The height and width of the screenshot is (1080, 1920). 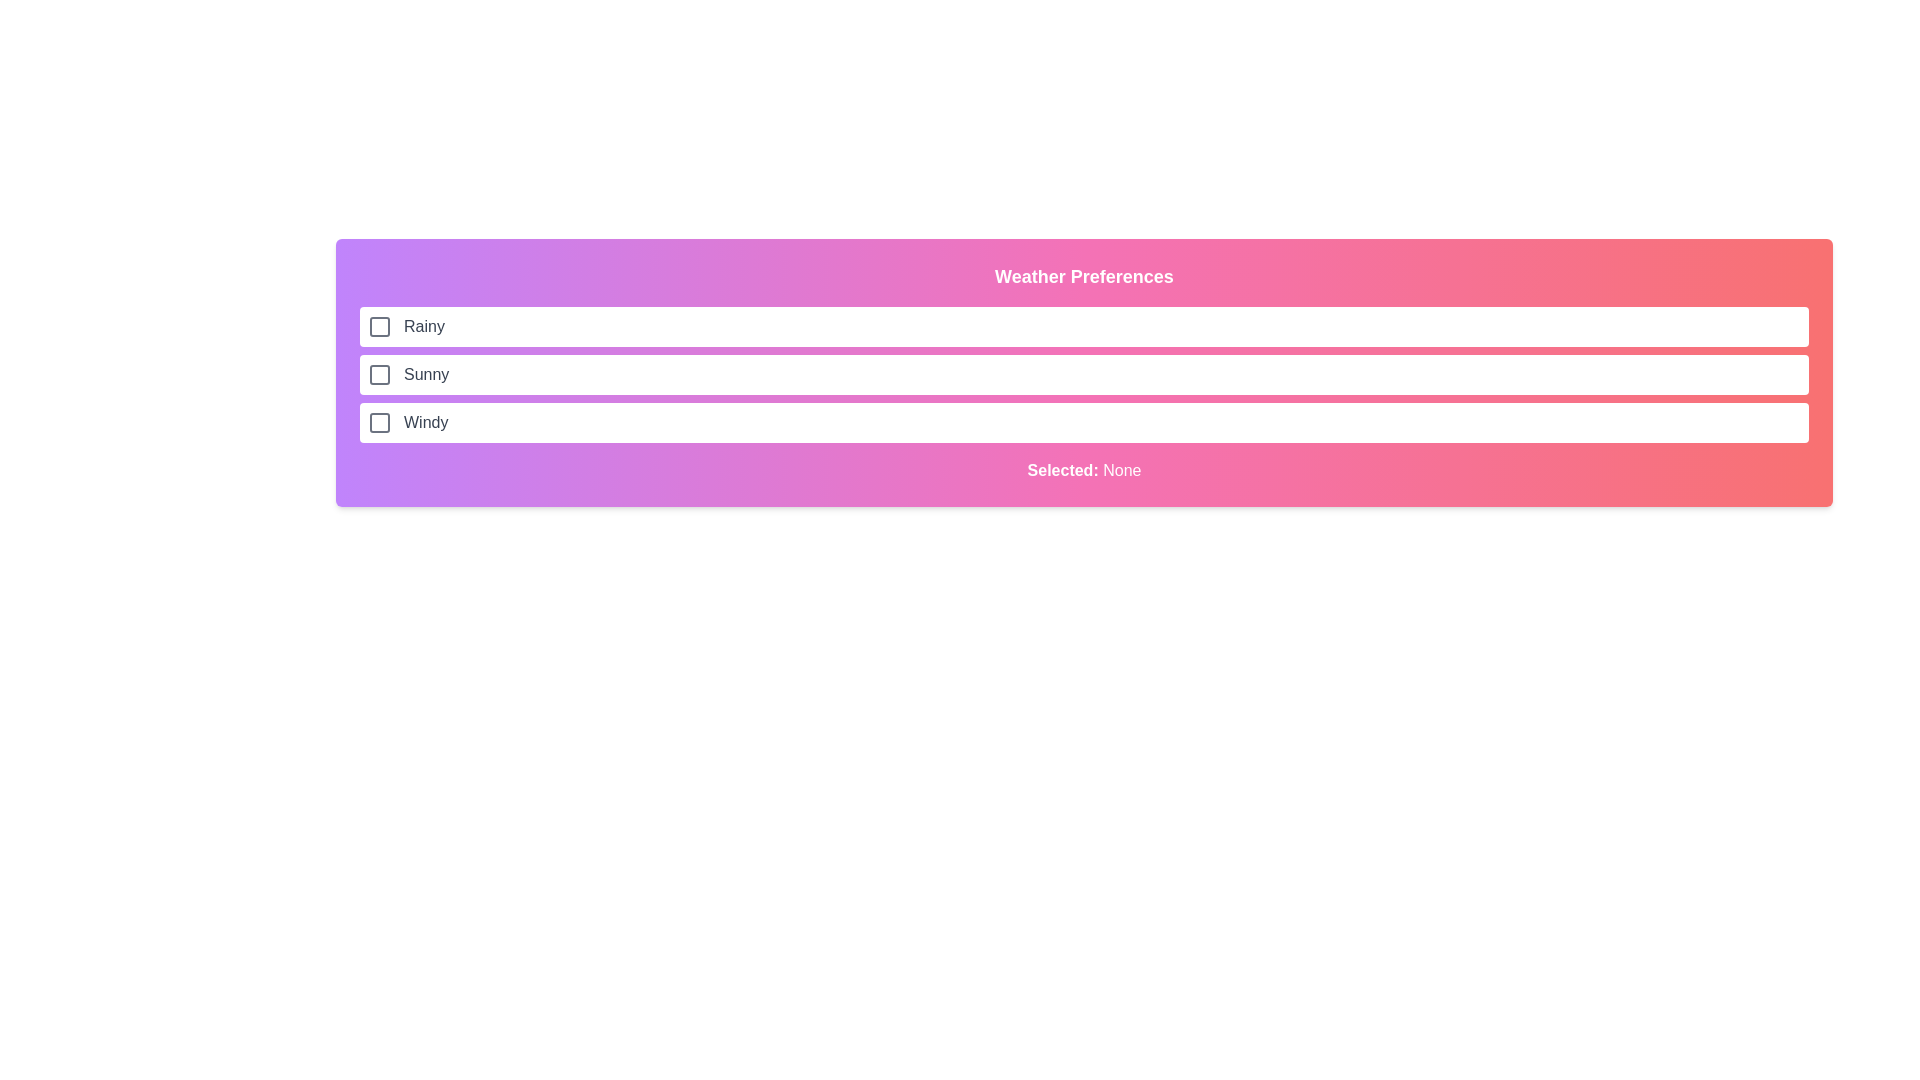 I want to click on the 'Sunny' text label to associate it with the checkbox on its left, so click(x=425, y=374).